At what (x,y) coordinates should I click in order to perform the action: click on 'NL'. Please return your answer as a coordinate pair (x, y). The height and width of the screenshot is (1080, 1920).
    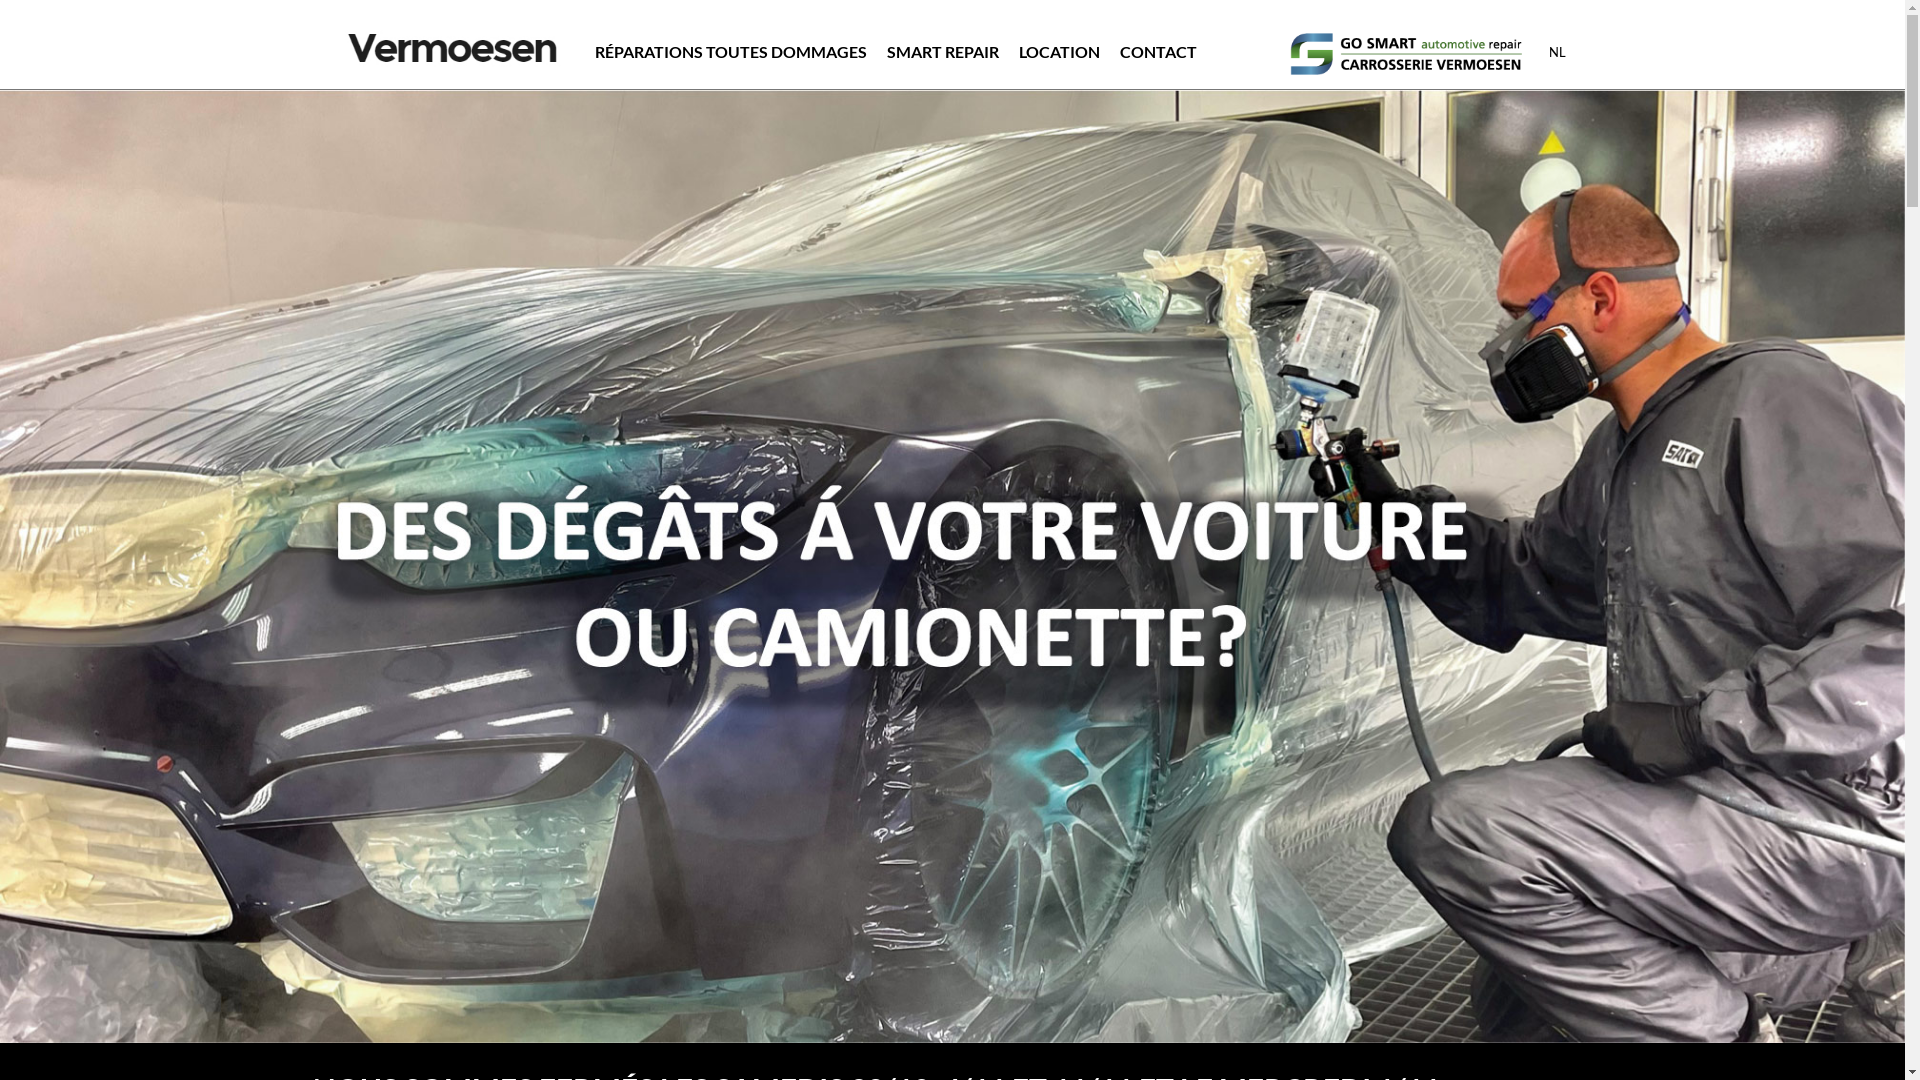
    Looking at the image, I should click on (1556, 50).